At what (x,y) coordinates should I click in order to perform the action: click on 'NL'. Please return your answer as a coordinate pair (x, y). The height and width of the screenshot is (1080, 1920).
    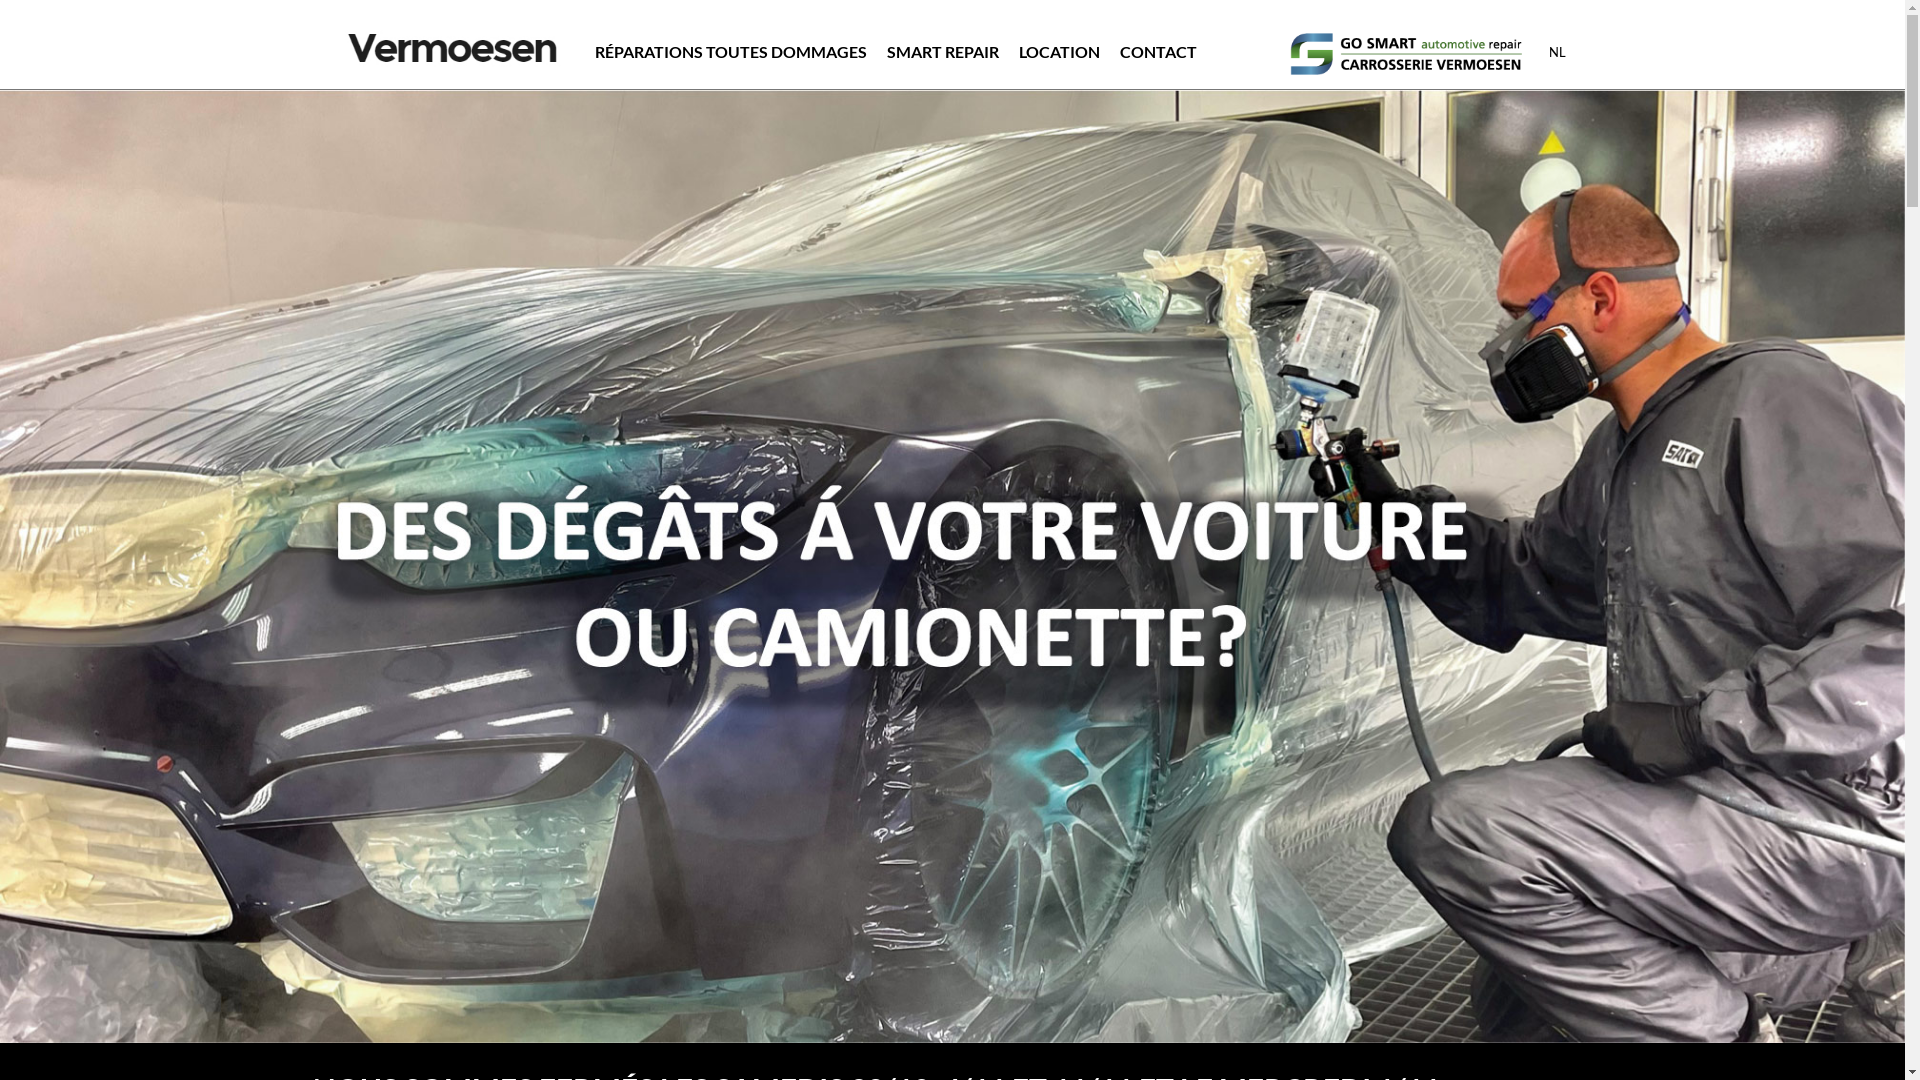
    Looking at the image, I should click on (1556, 50).